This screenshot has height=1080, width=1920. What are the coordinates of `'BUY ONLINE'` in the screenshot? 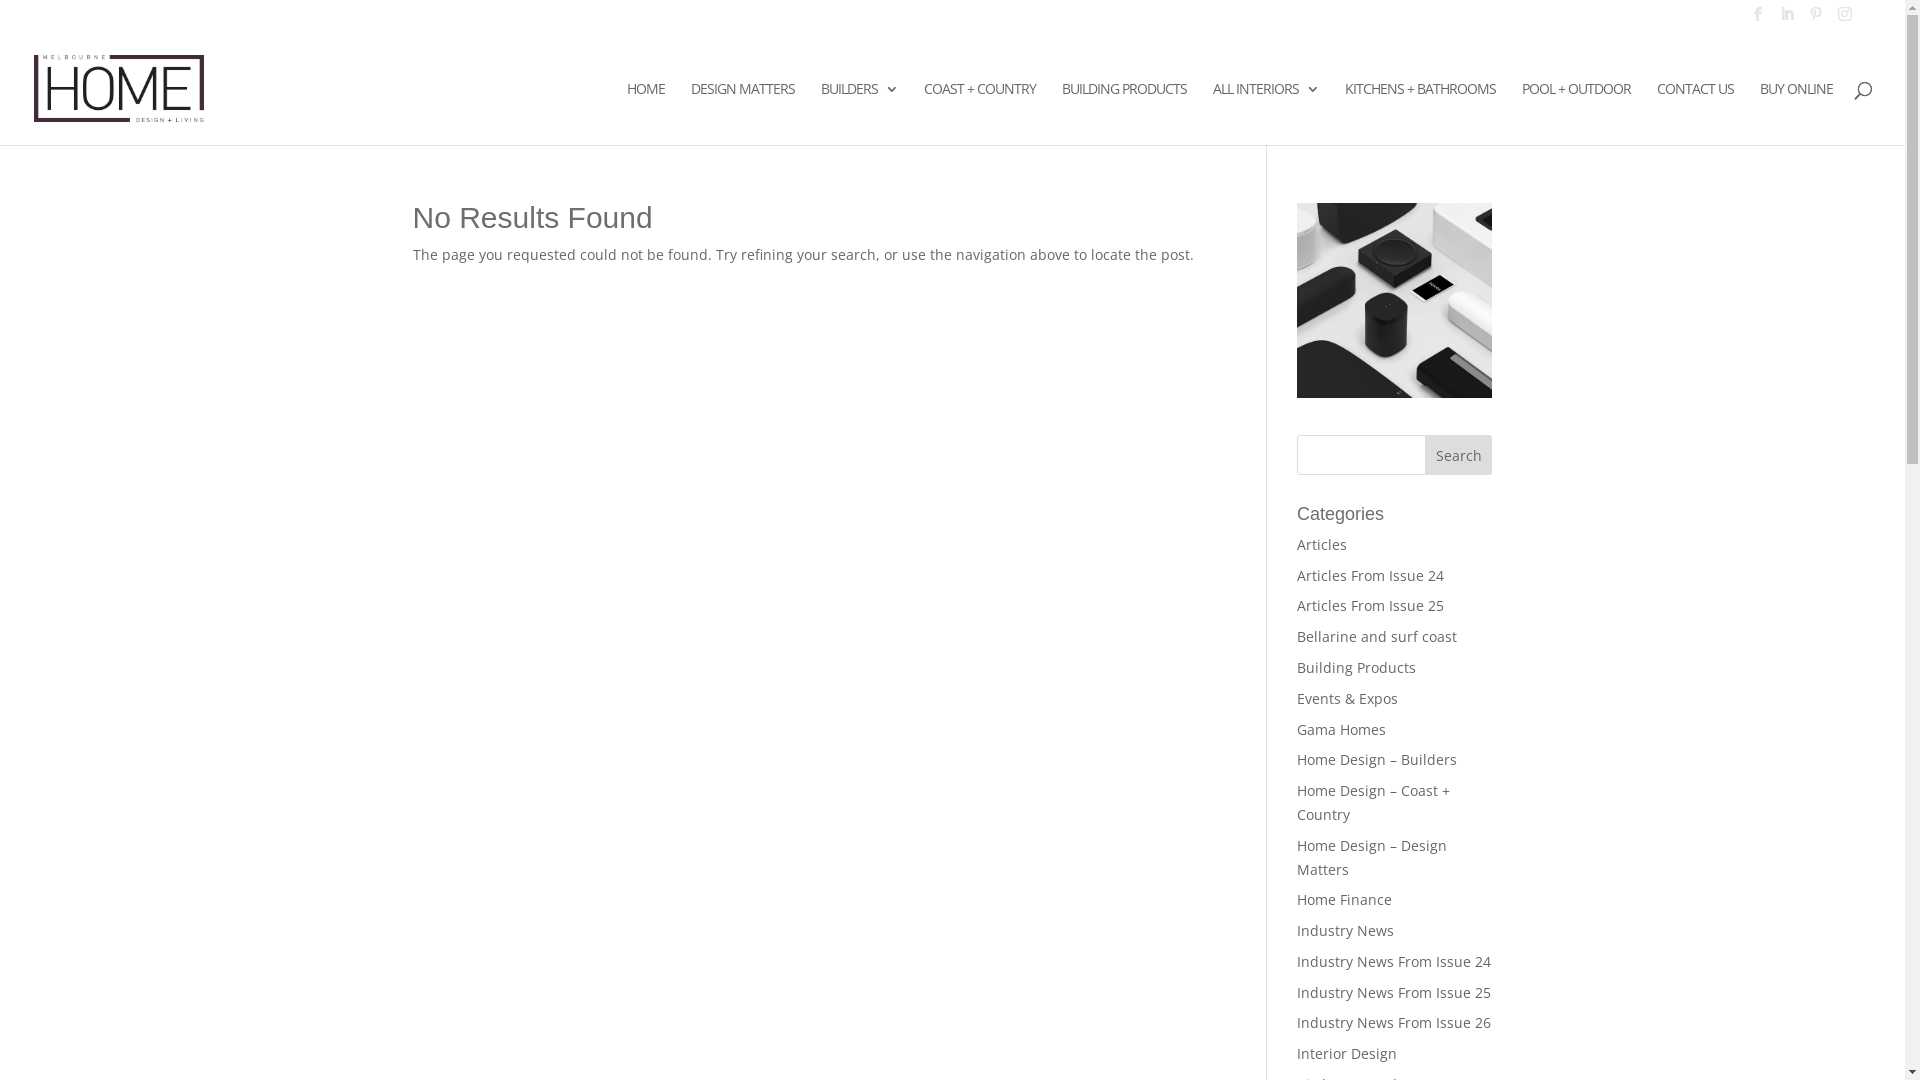 It's located at (1796, 113).